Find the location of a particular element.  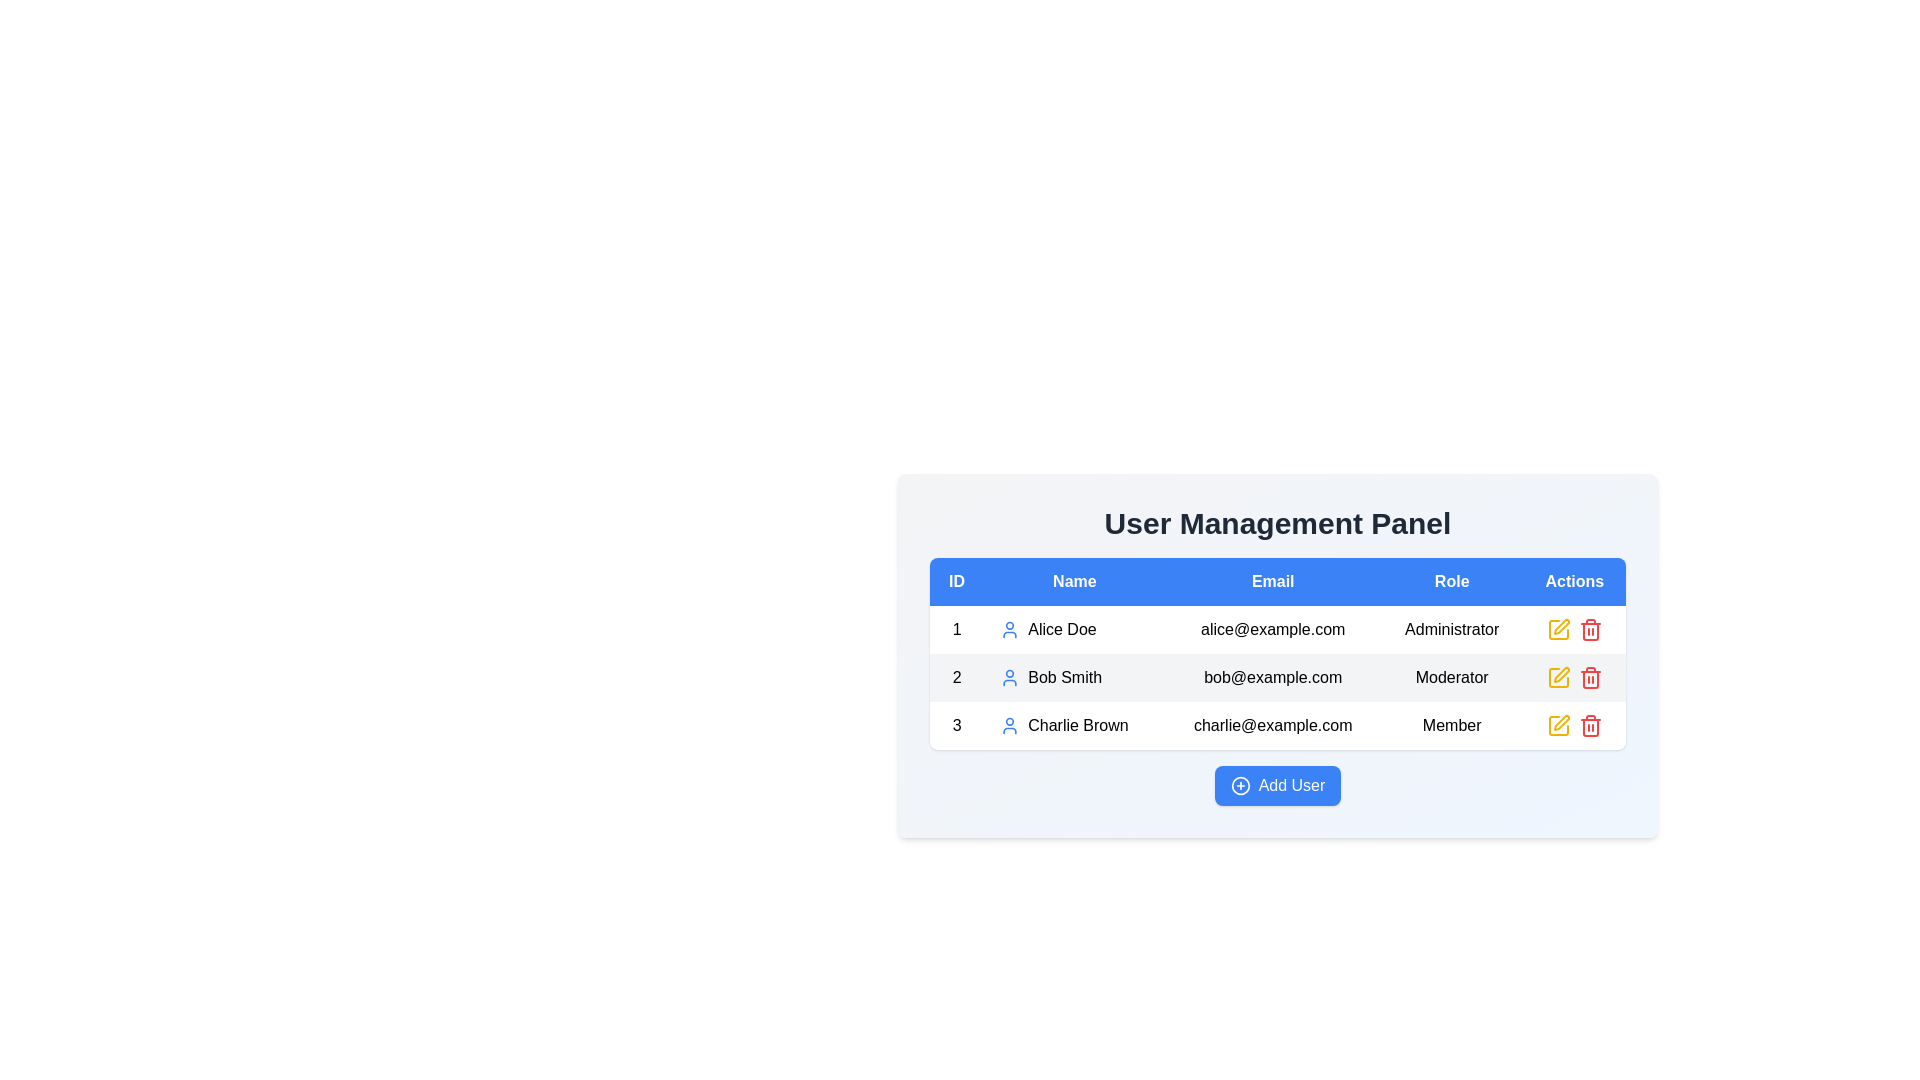

the textual number '1' in the user management table under the 'ID' column, which is the first cell in the first row is located at coordinates (956, 628).